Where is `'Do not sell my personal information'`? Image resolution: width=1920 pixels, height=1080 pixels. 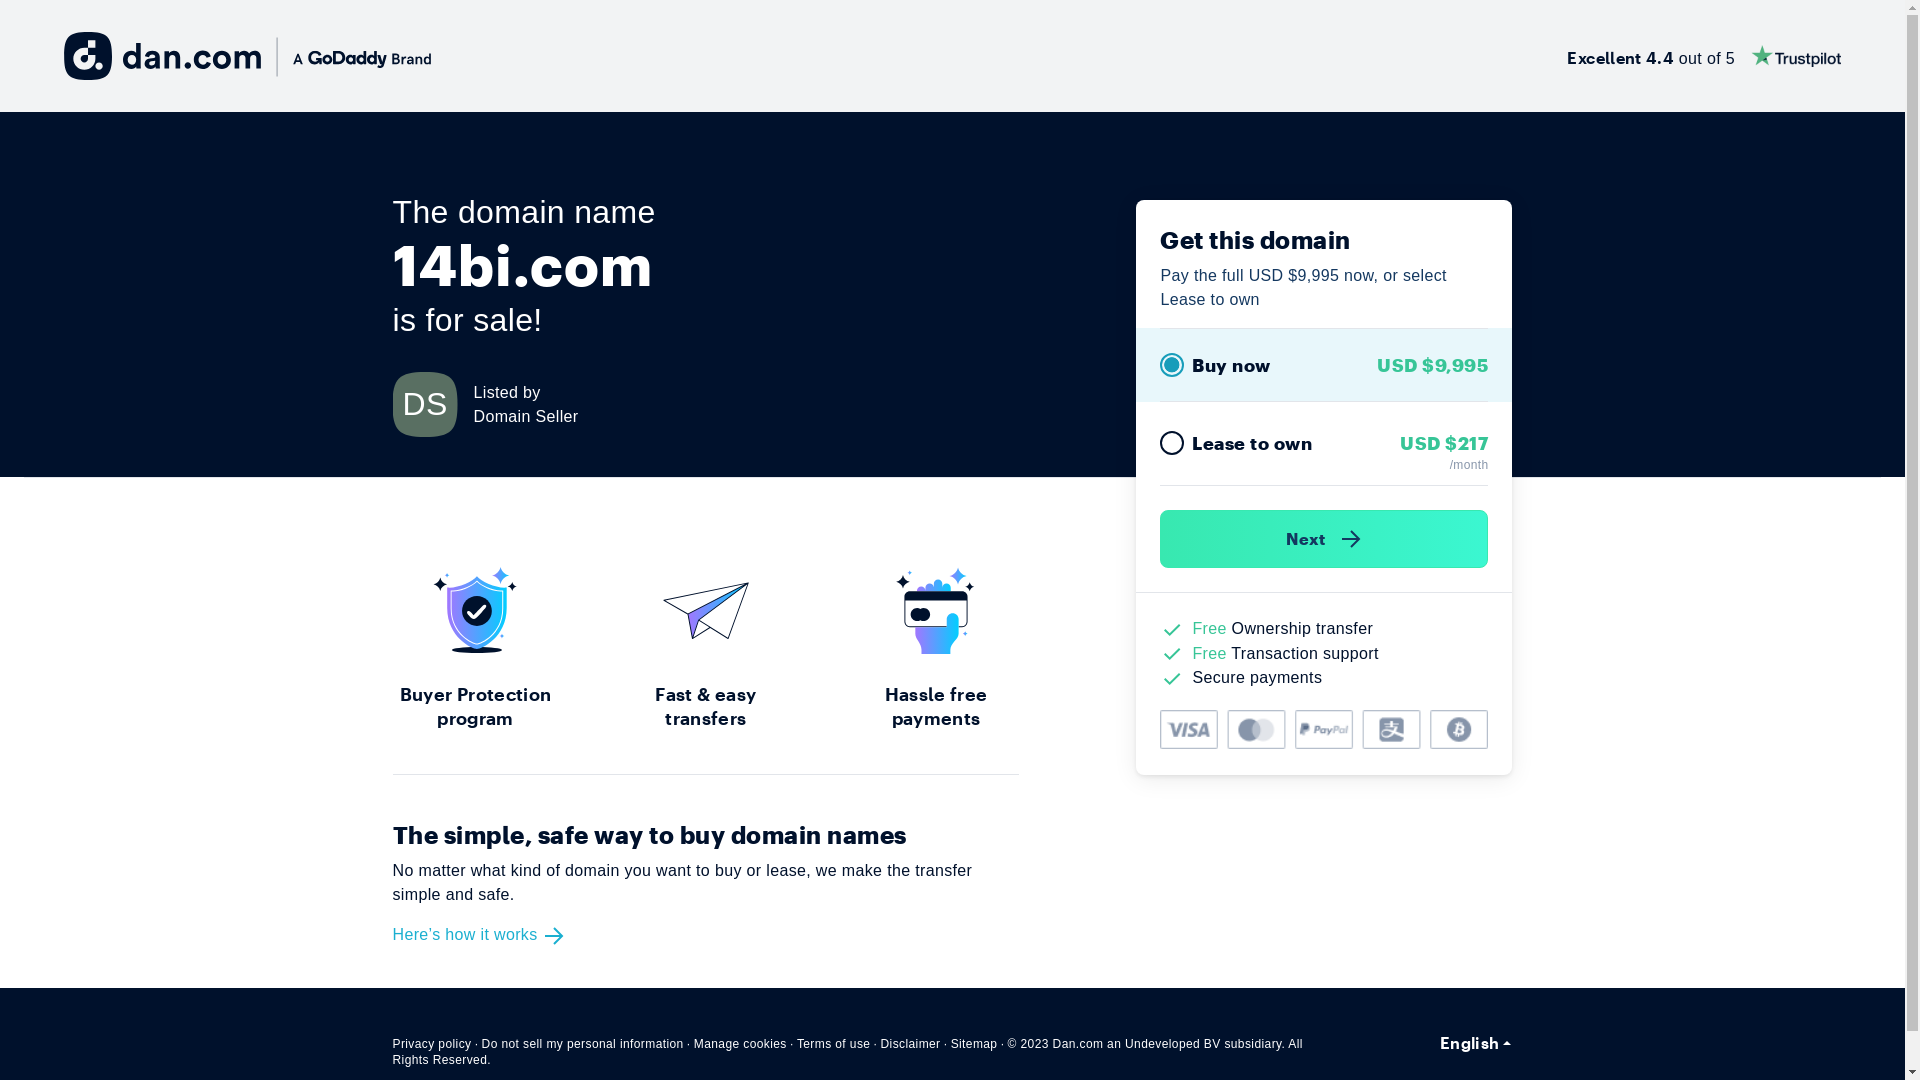 'Do not sell my personal information' is located at coordinates (581, 1043).